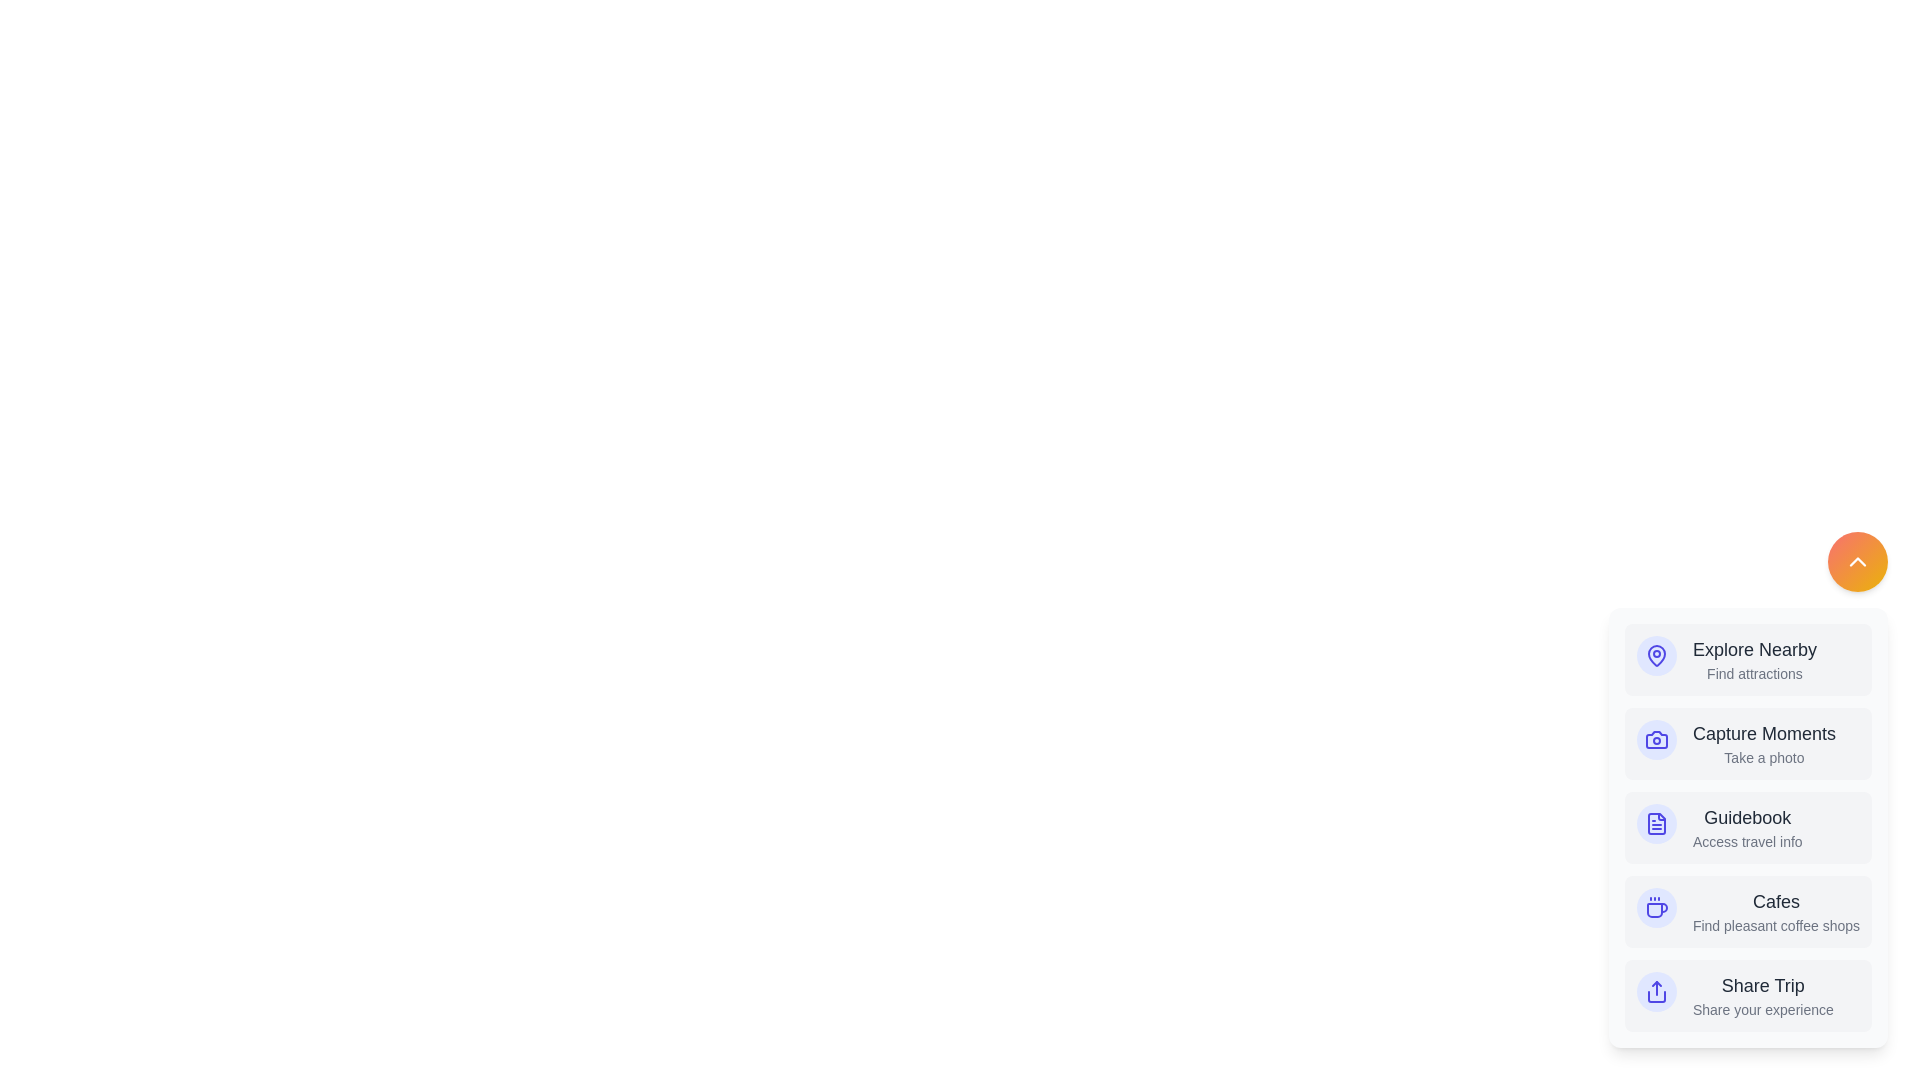 This screenshot has width=1920, height=1080. I want to click on the menu item Share Trip to perform the associated action, so click(1746, 995).